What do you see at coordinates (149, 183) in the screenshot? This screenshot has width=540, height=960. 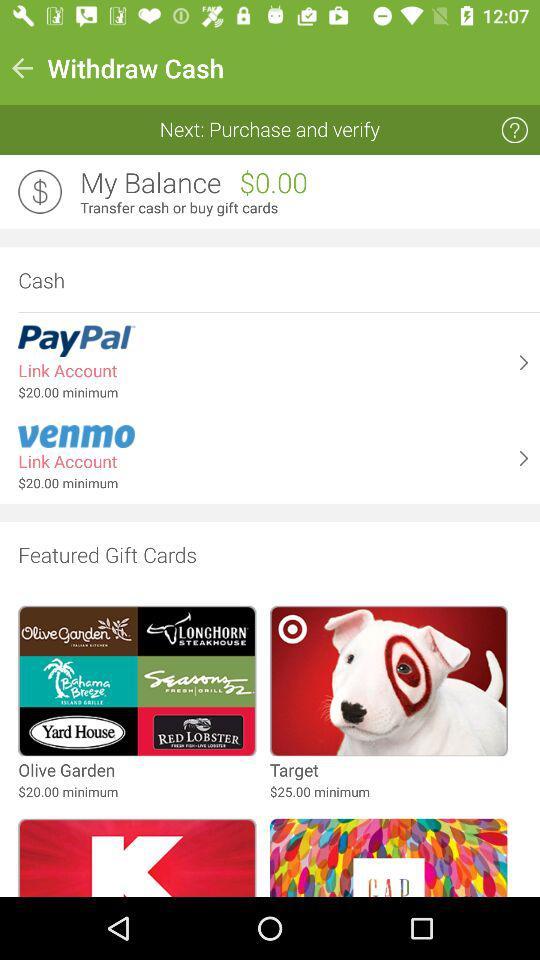 I see `the item next to $0.00` at bounding box center [149, 183].